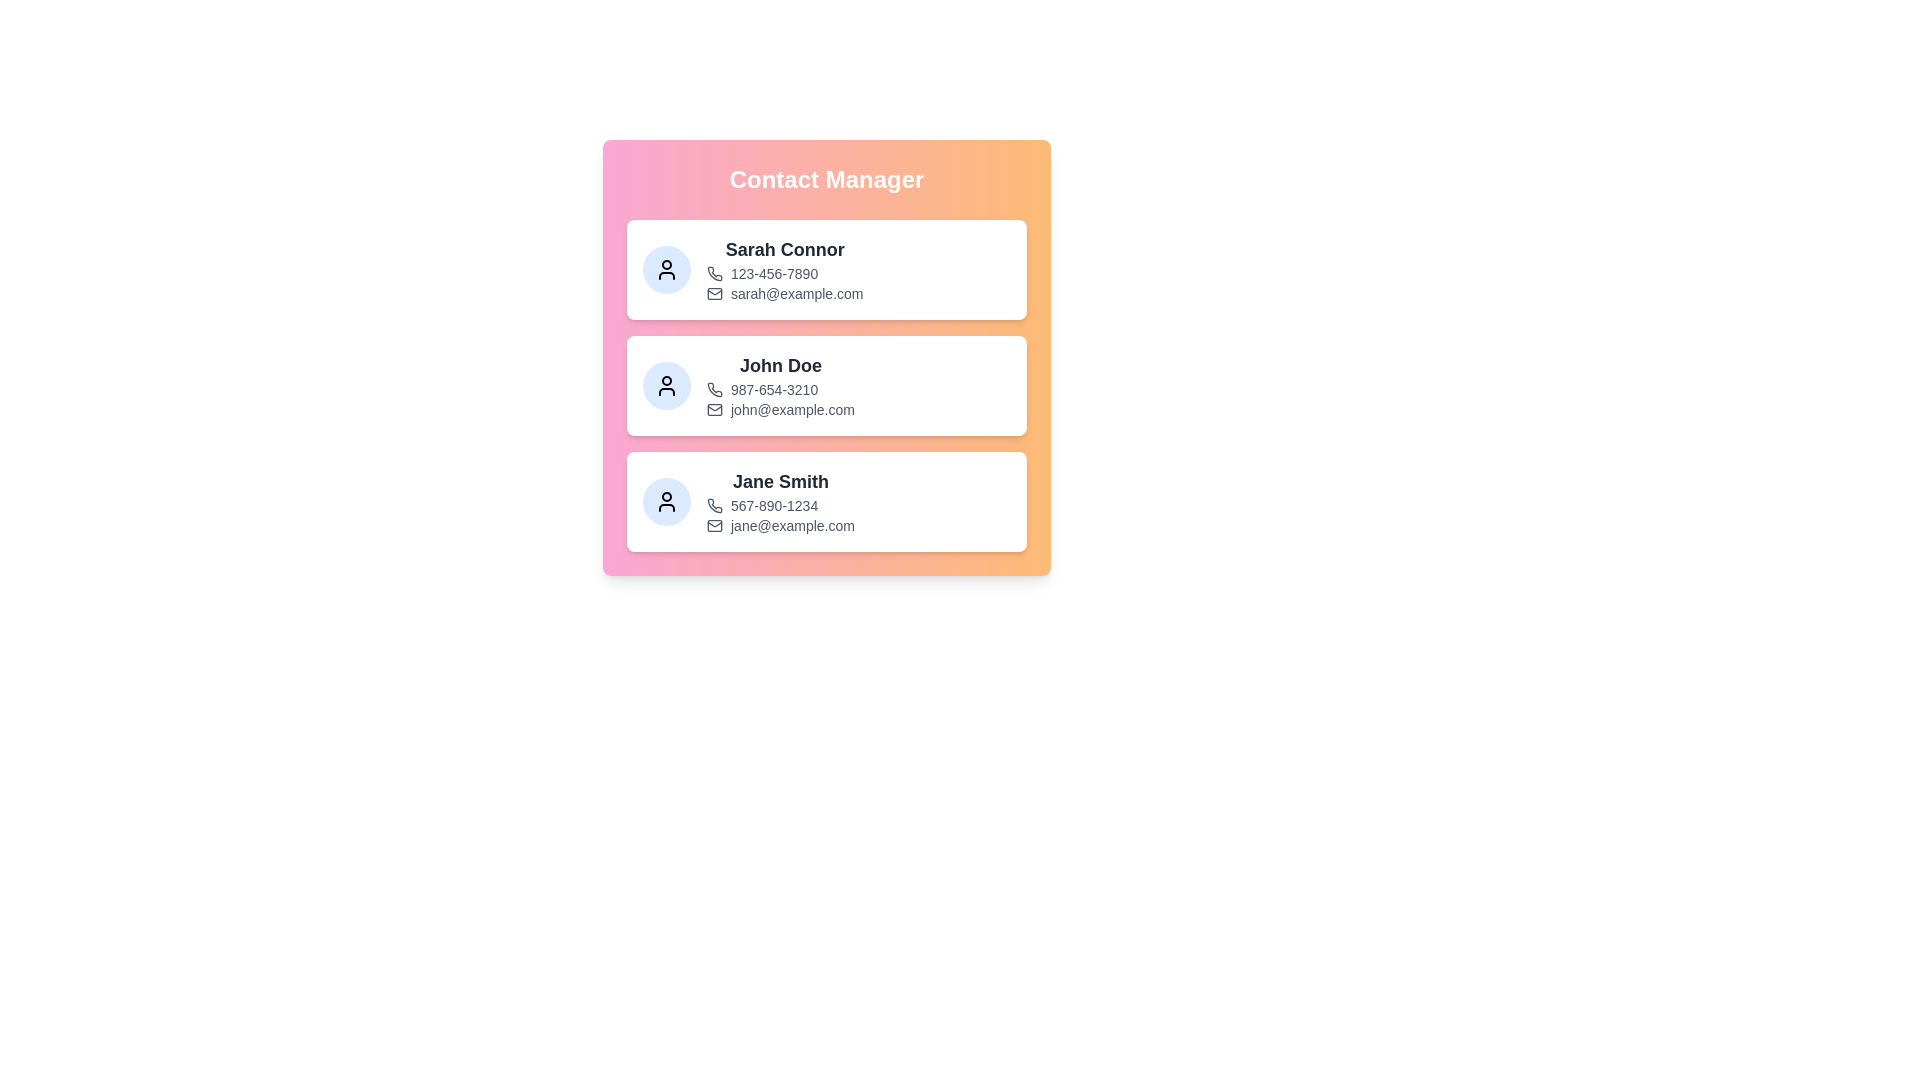  Describe the element at coordinates (780, 366) in the screenshot. I see `the contact name text for John Doe` at that location.